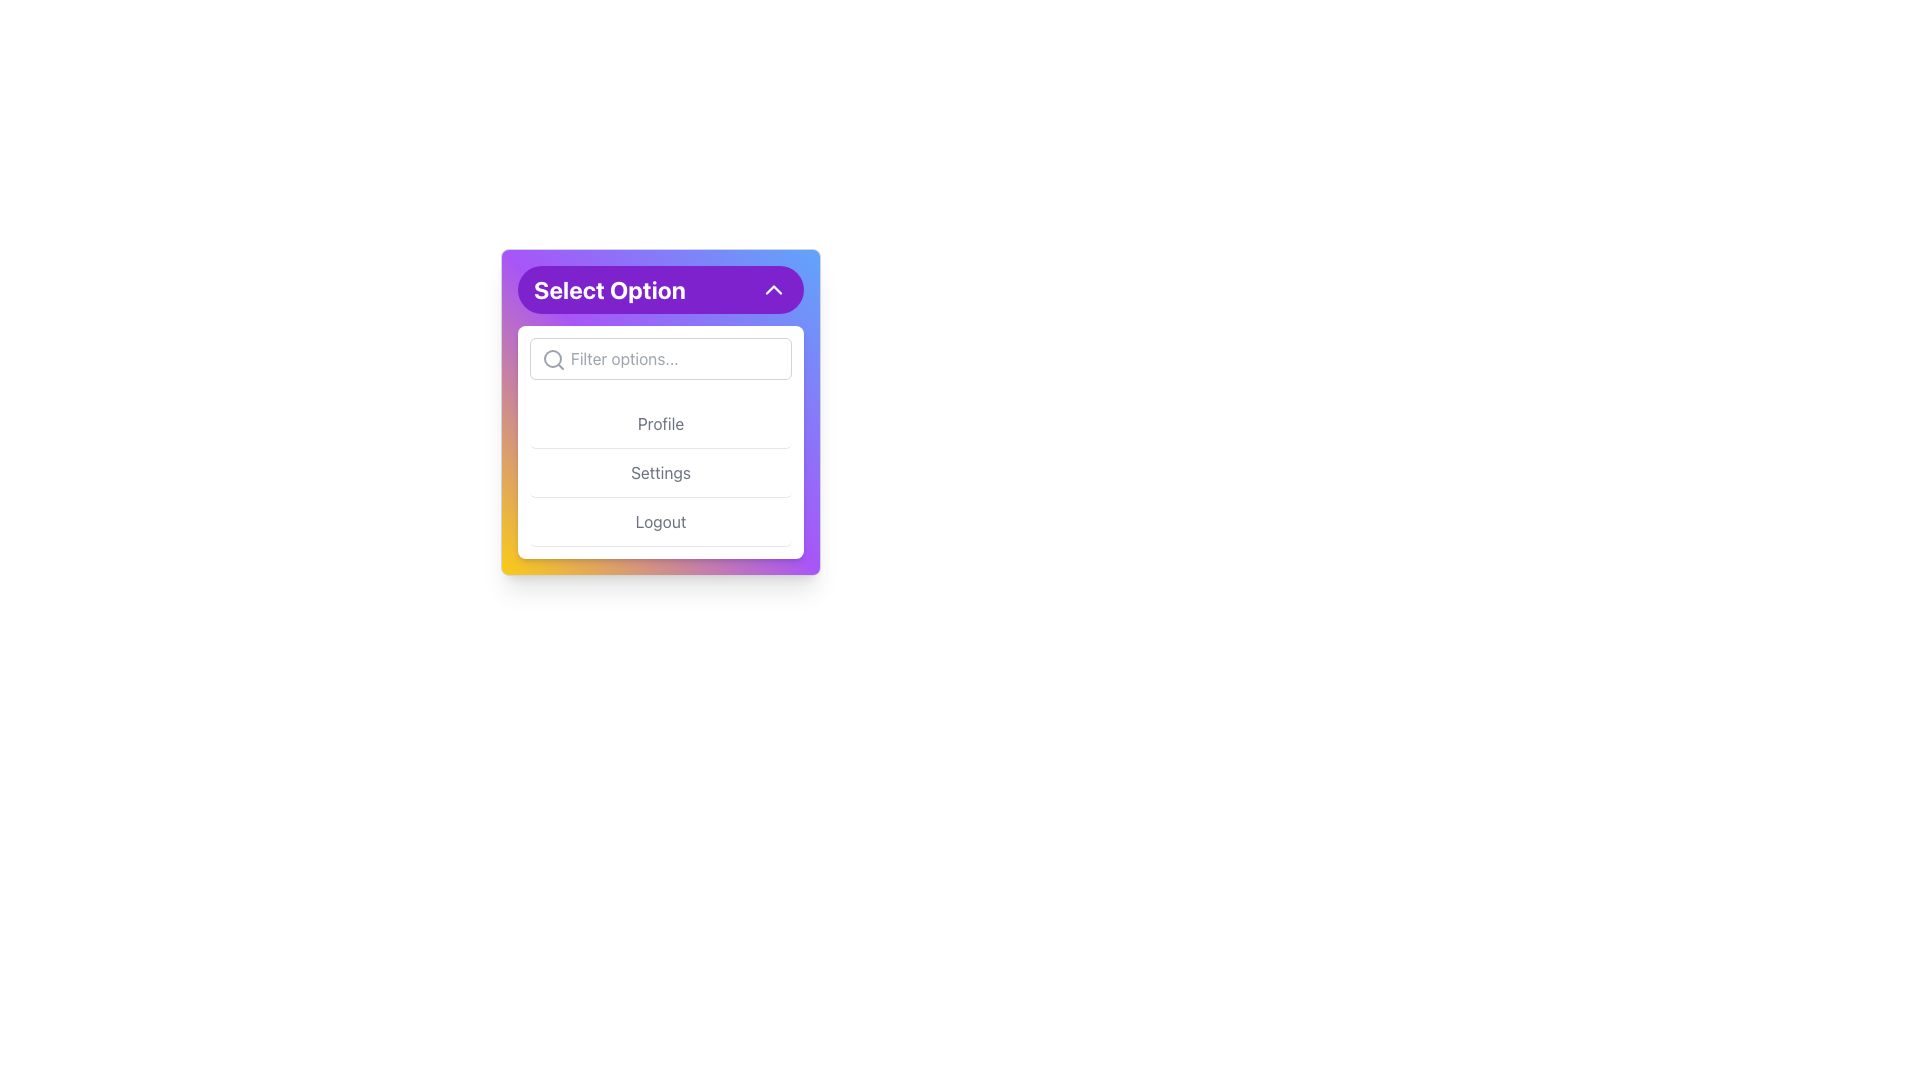  Describe the element at coordinates (553, 358) in the screenshot. I see `the decorative search icon located within the text input box, positioned towards the left edge of the input box` at that location.